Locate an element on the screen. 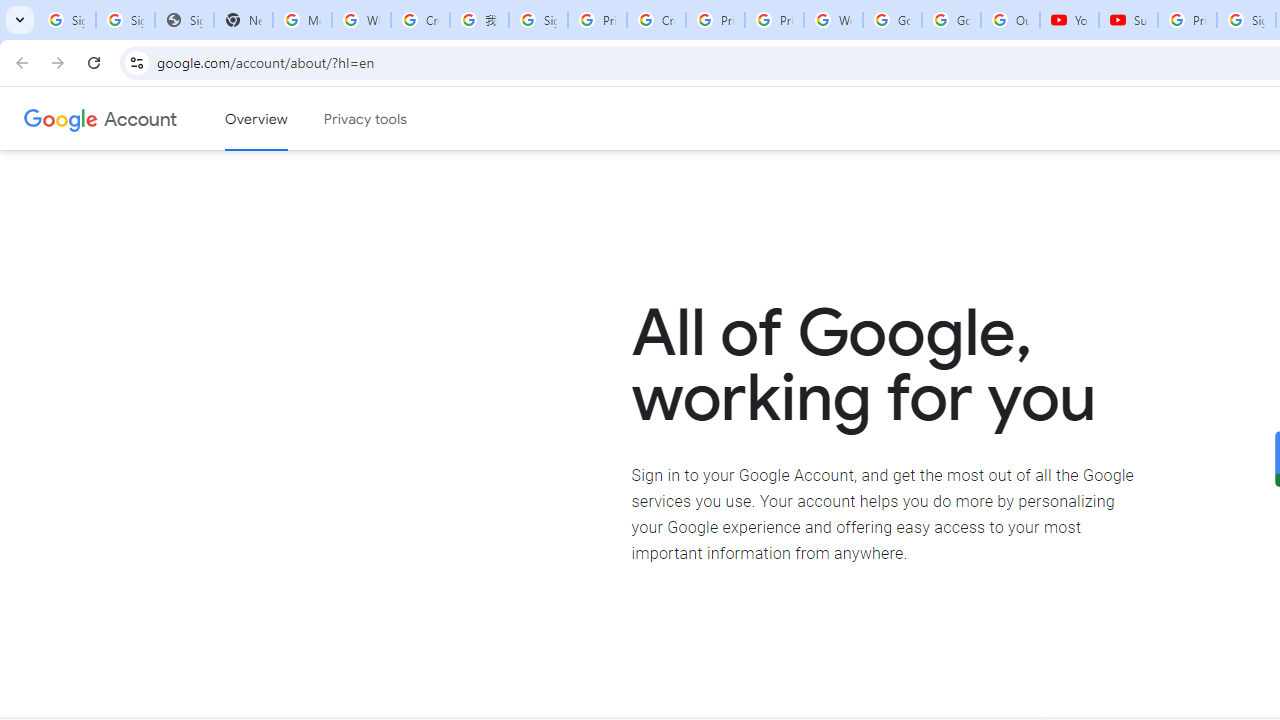  'Welcome to My Activity' is located at coordinates (833, 20).